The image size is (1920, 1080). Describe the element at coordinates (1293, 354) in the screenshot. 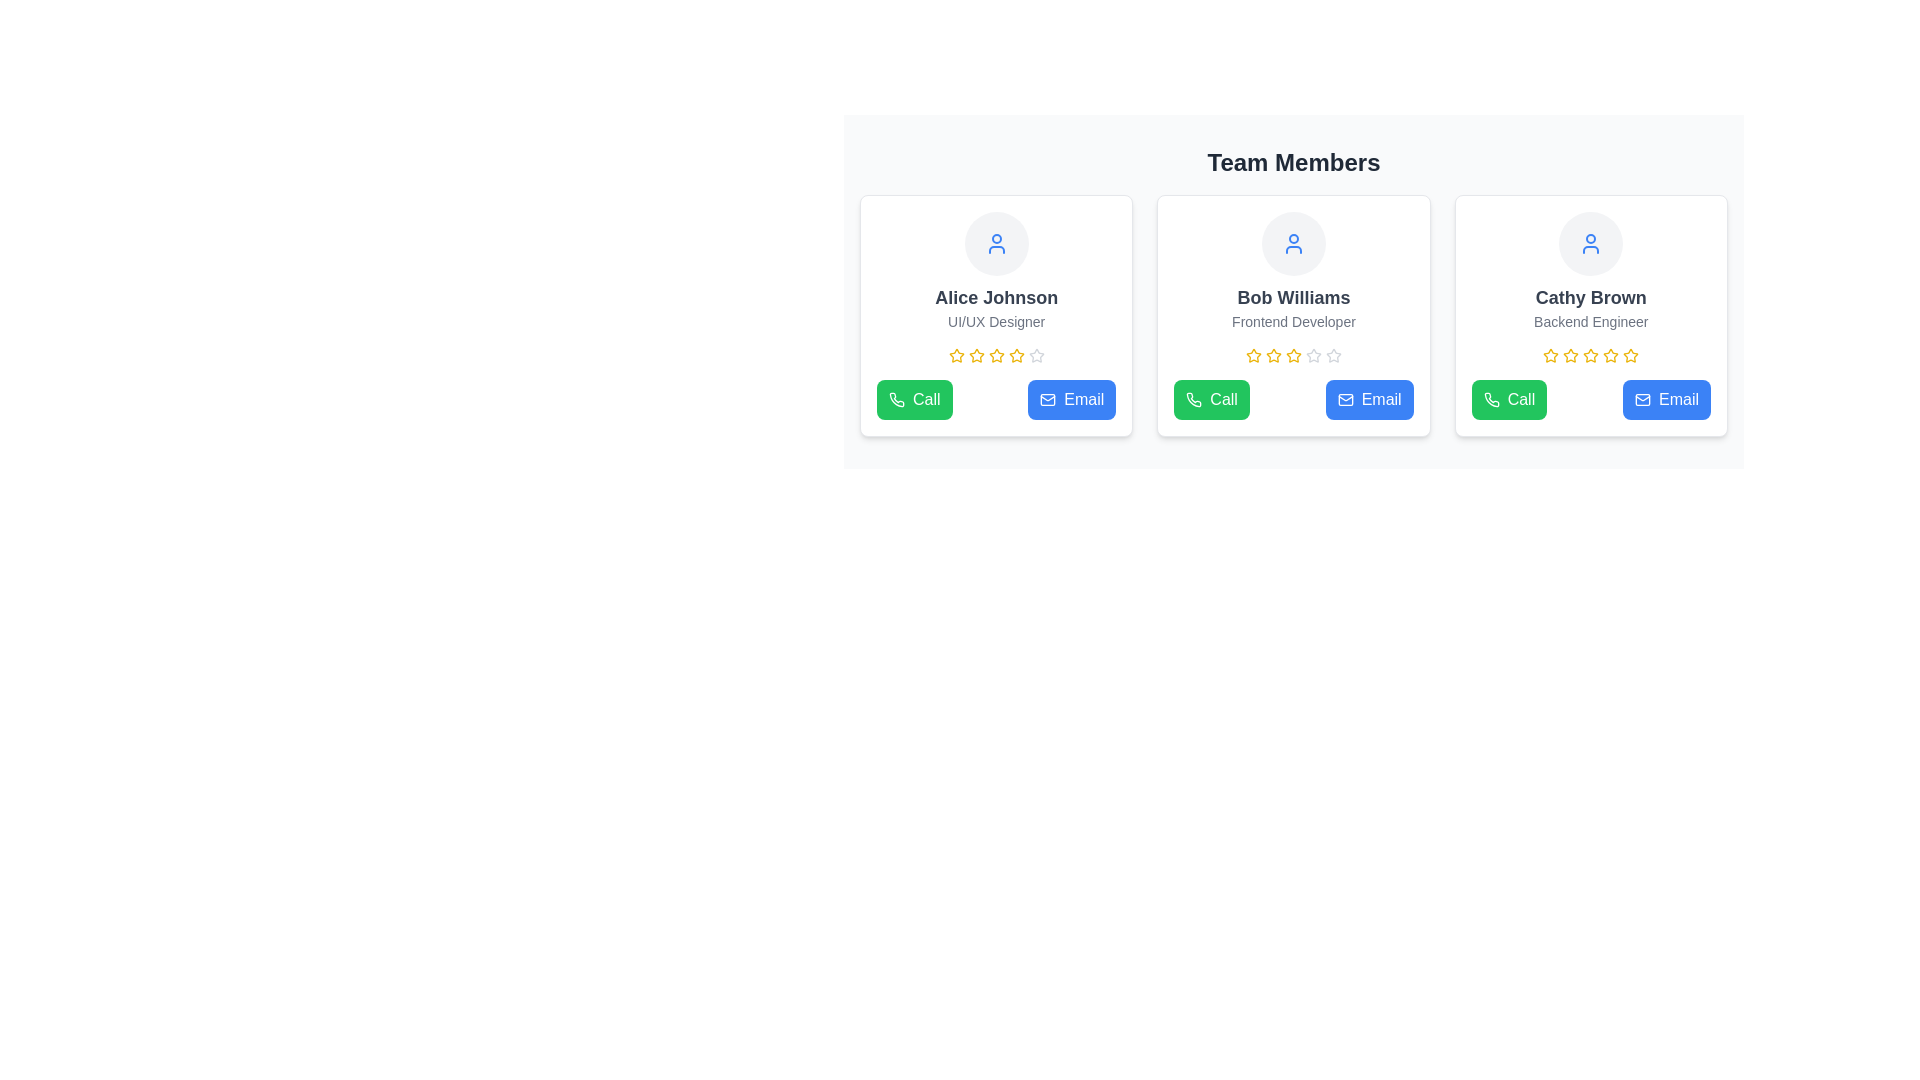

I see `the fourth yellow star icon in the rating system beneath the user profile 'Bob Williams, Frontend Developer.'` at that location.